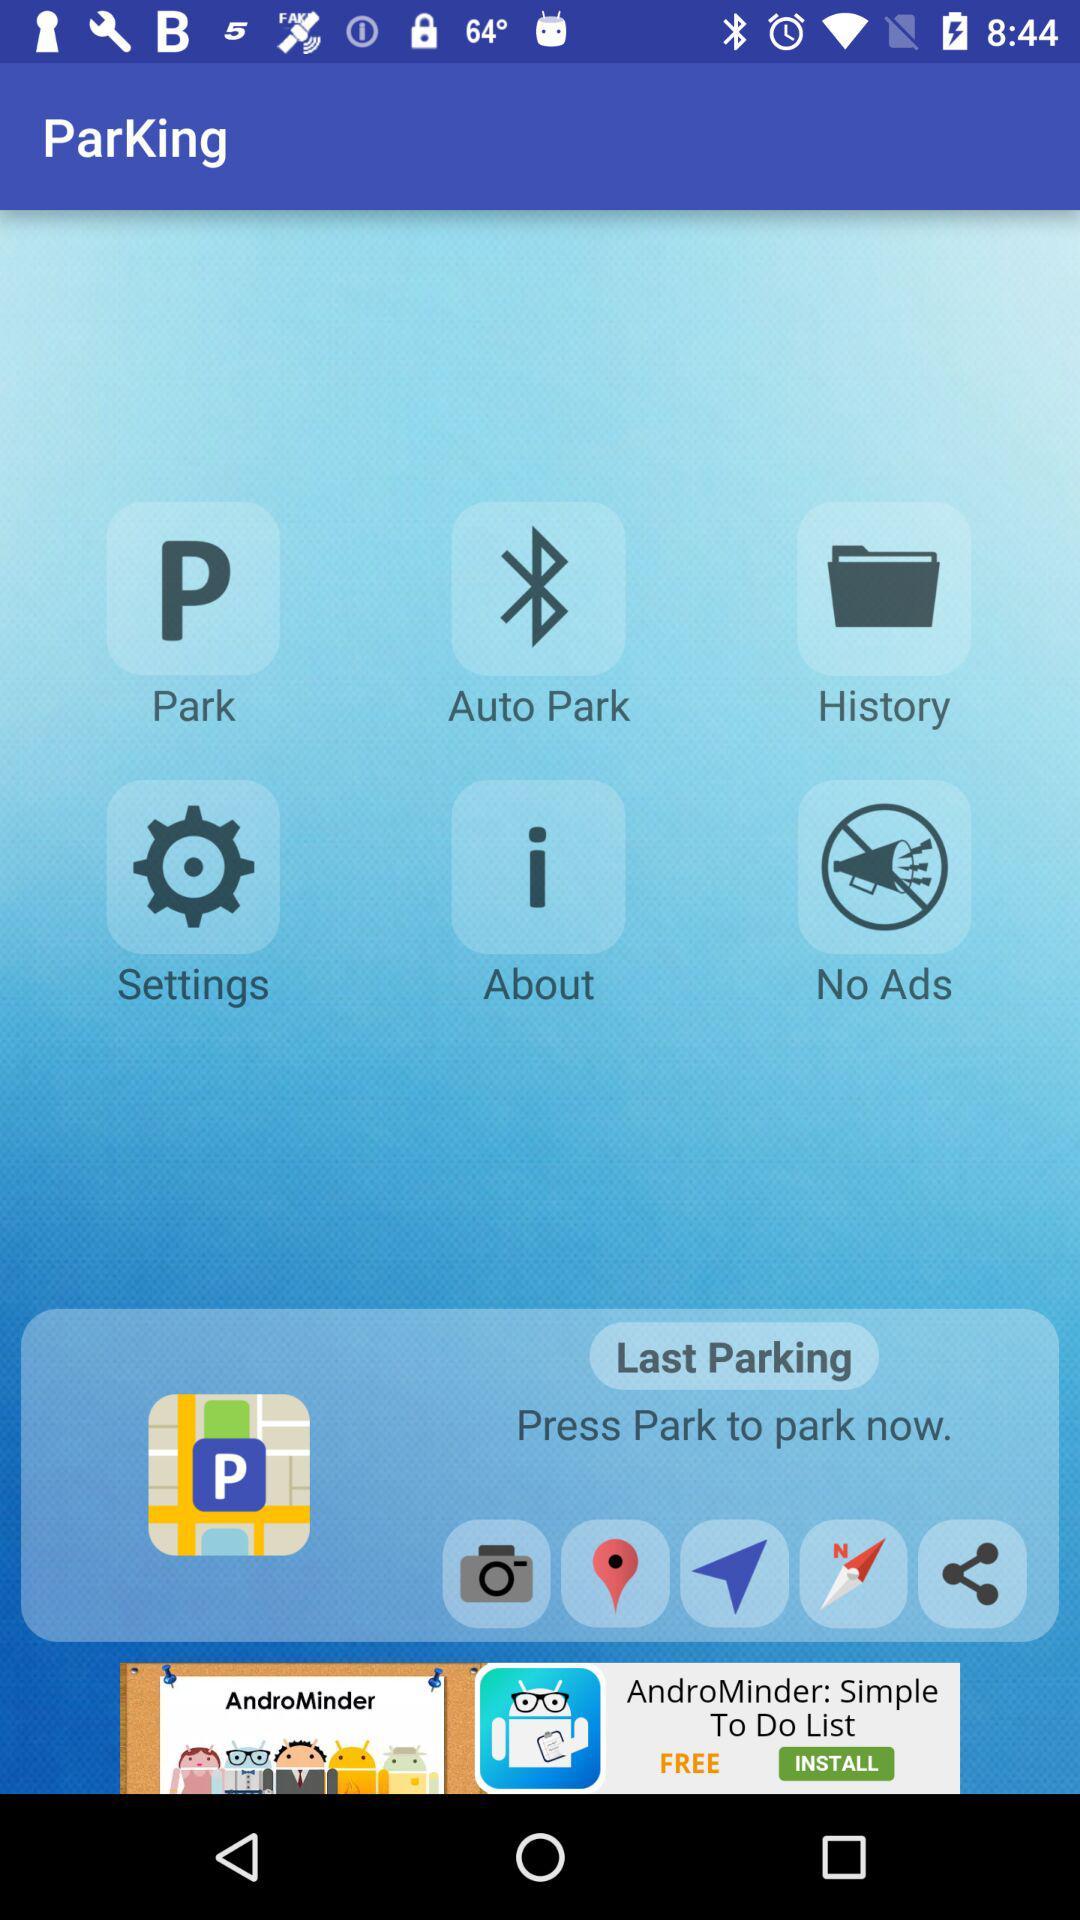 The image size is (1080, 1920). Describe the element at coordinates (495, 1572) in the screenshot. I see `to camera option` at that location.